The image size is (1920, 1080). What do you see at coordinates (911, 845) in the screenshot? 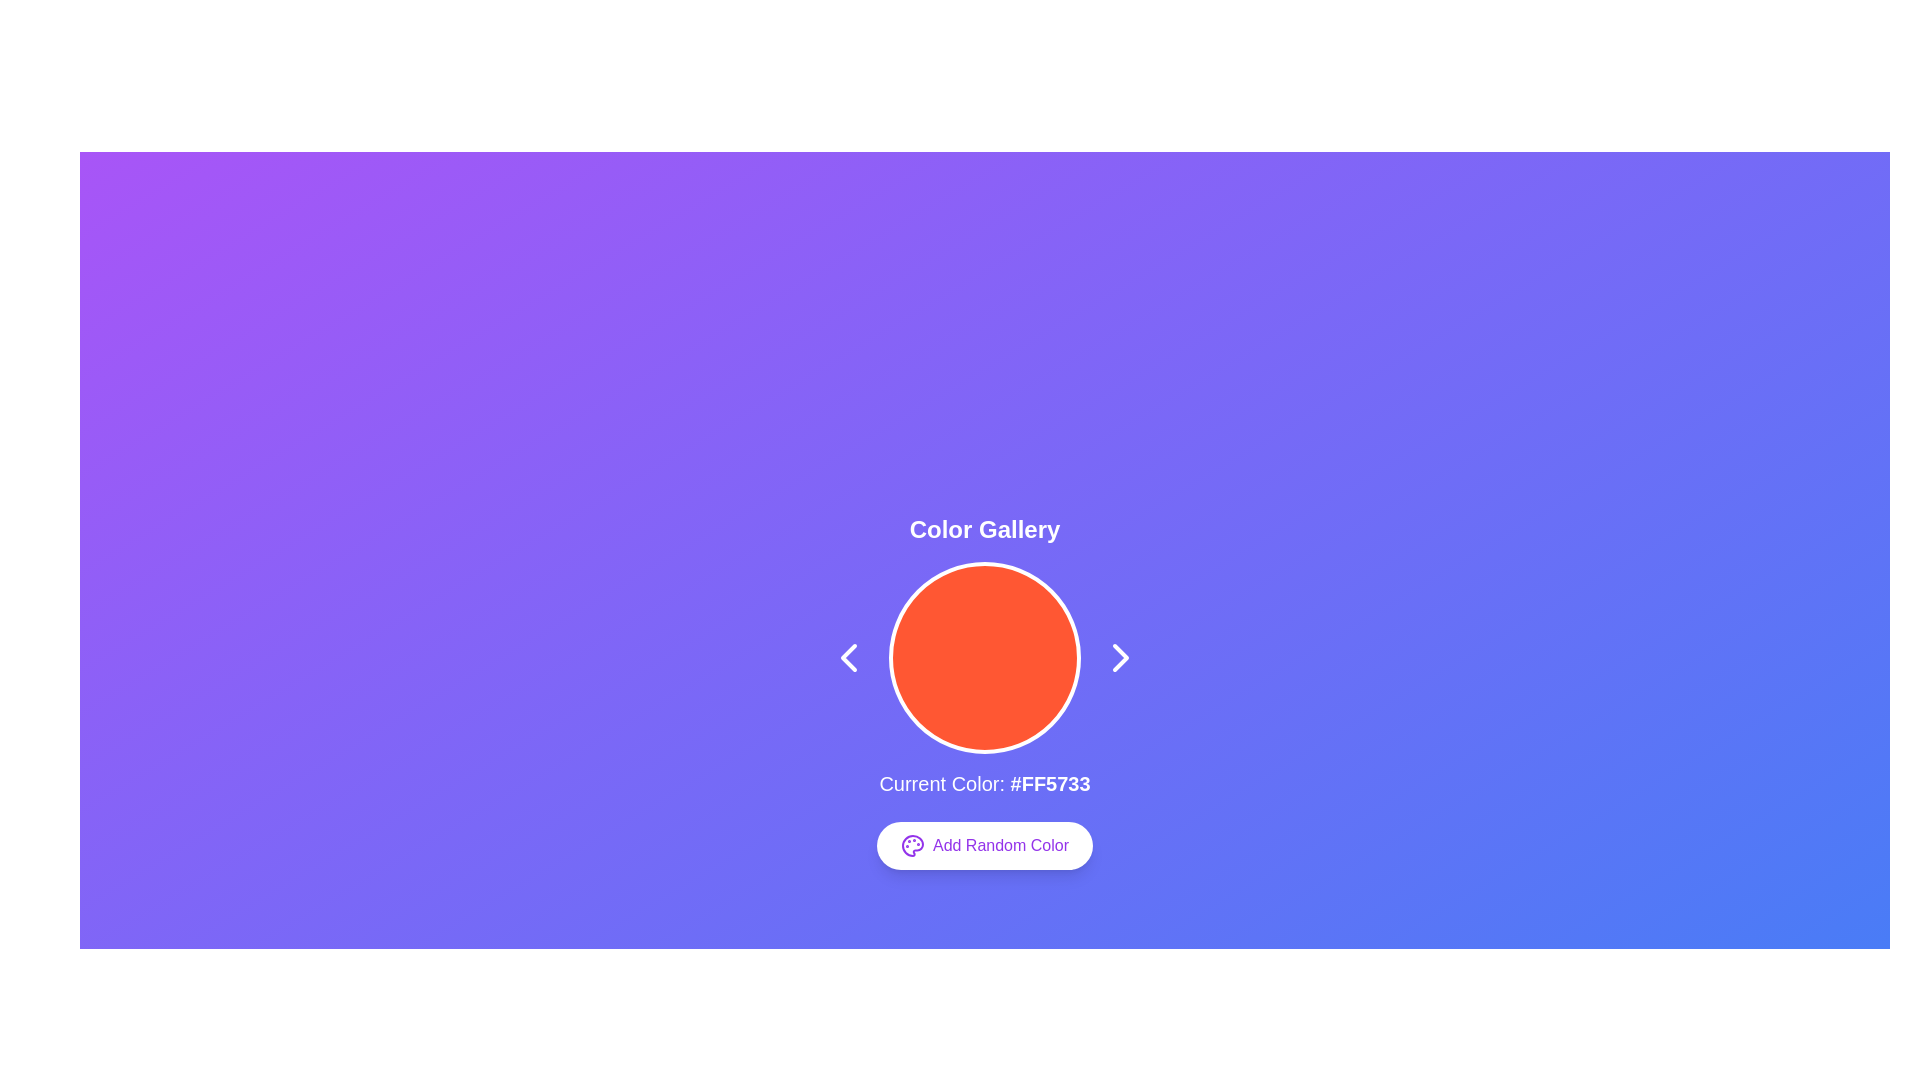
I see `the painter's palette icon, which is a round vector icon with small circular elements representing paint colors, located in the center of the display` at bounding box center [911, 845].